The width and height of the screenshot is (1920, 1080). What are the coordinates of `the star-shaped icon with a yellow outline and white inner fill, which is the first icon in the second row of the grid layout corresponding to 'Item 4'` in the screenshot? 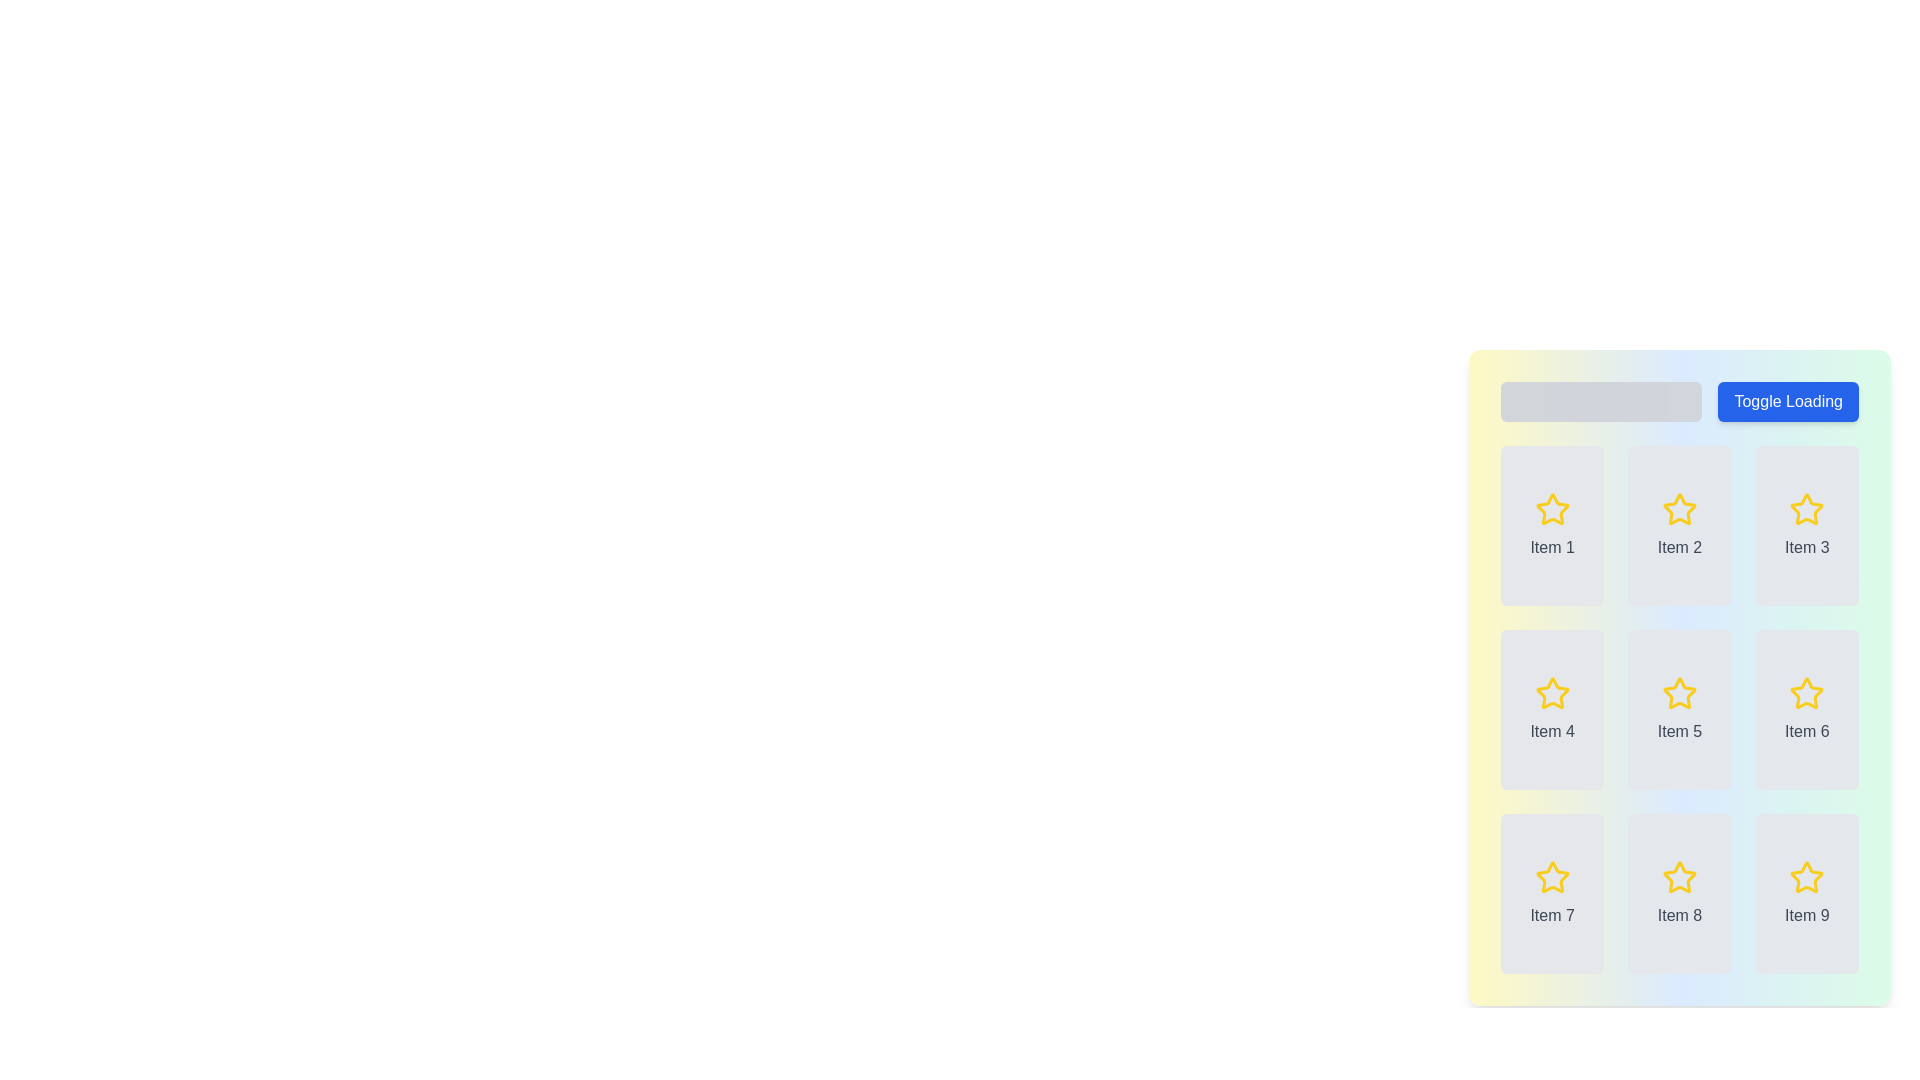 It's located at (1551, 692).